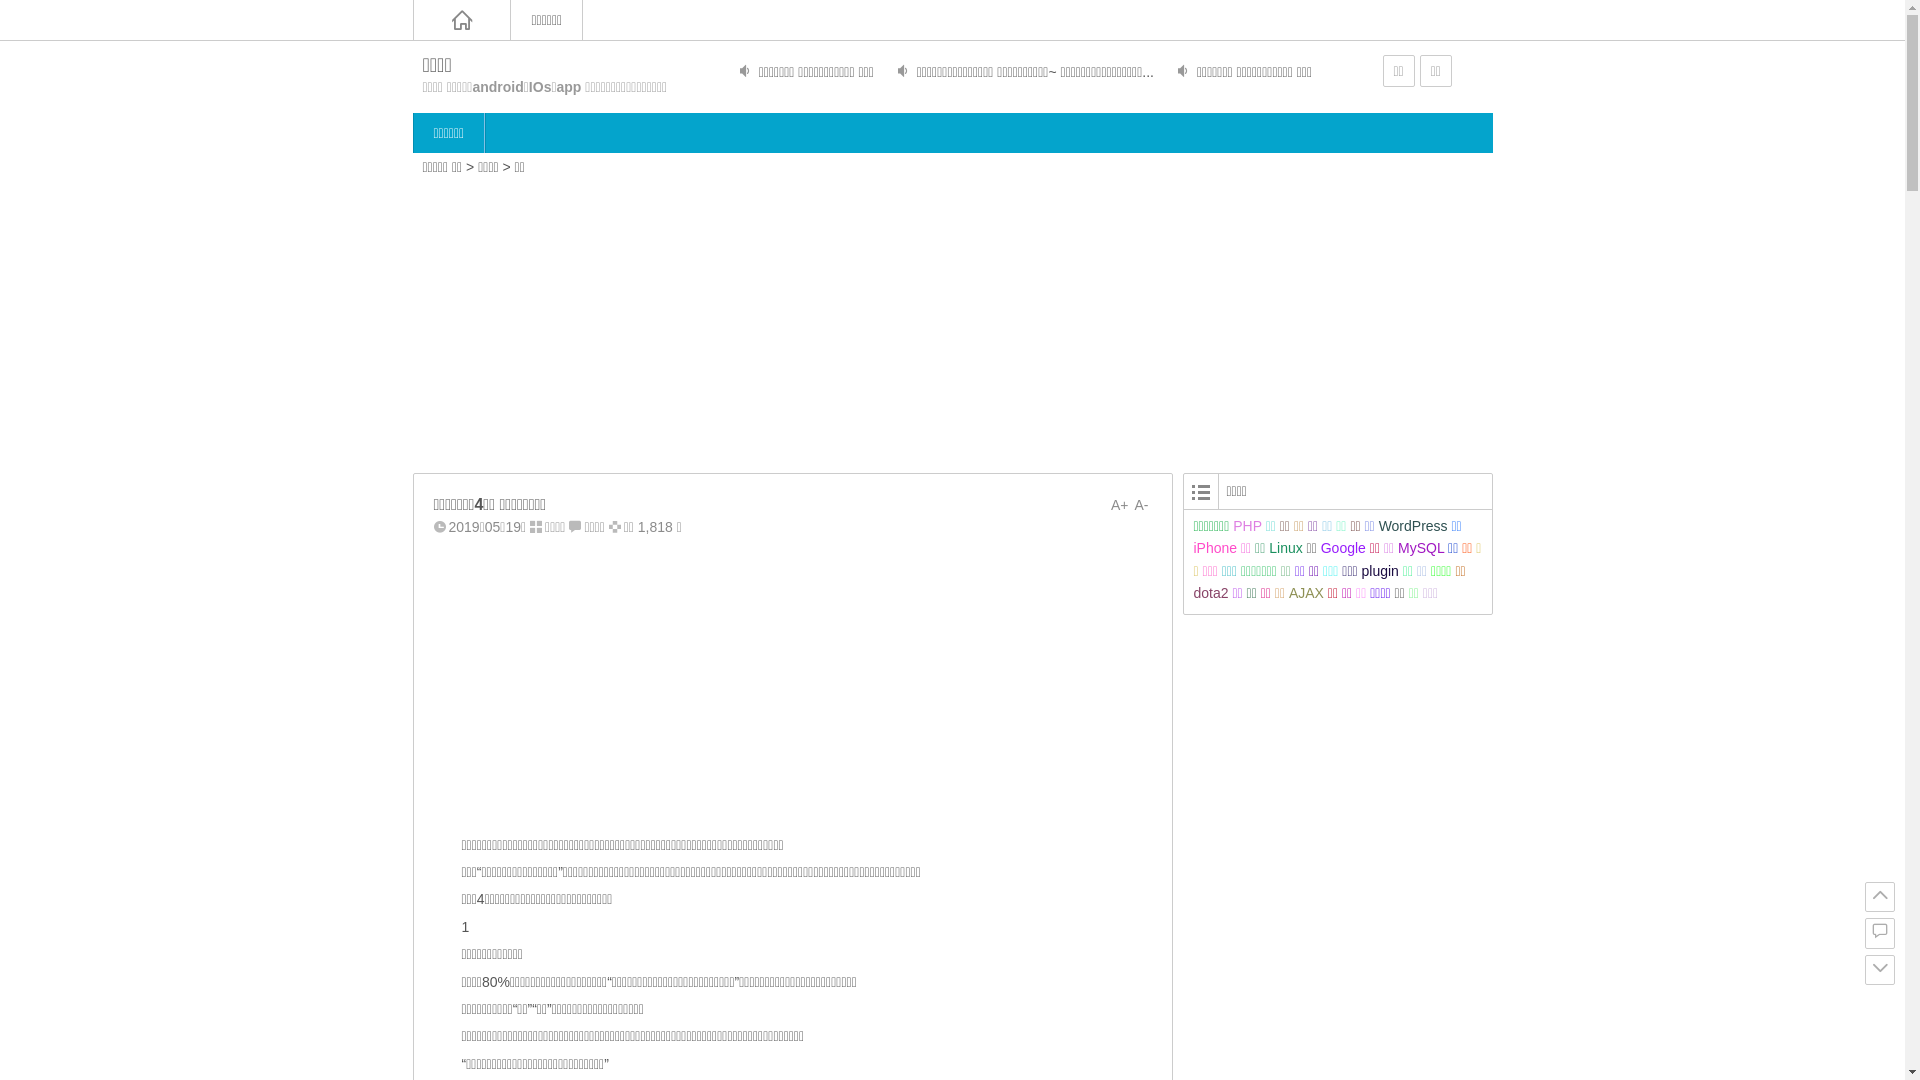 Image resolution: width=1920 pixels, height=1080 pixels. Describe the element at coordinates (1396, 547) in the screenshot. I see `'MySQL'` at that location.